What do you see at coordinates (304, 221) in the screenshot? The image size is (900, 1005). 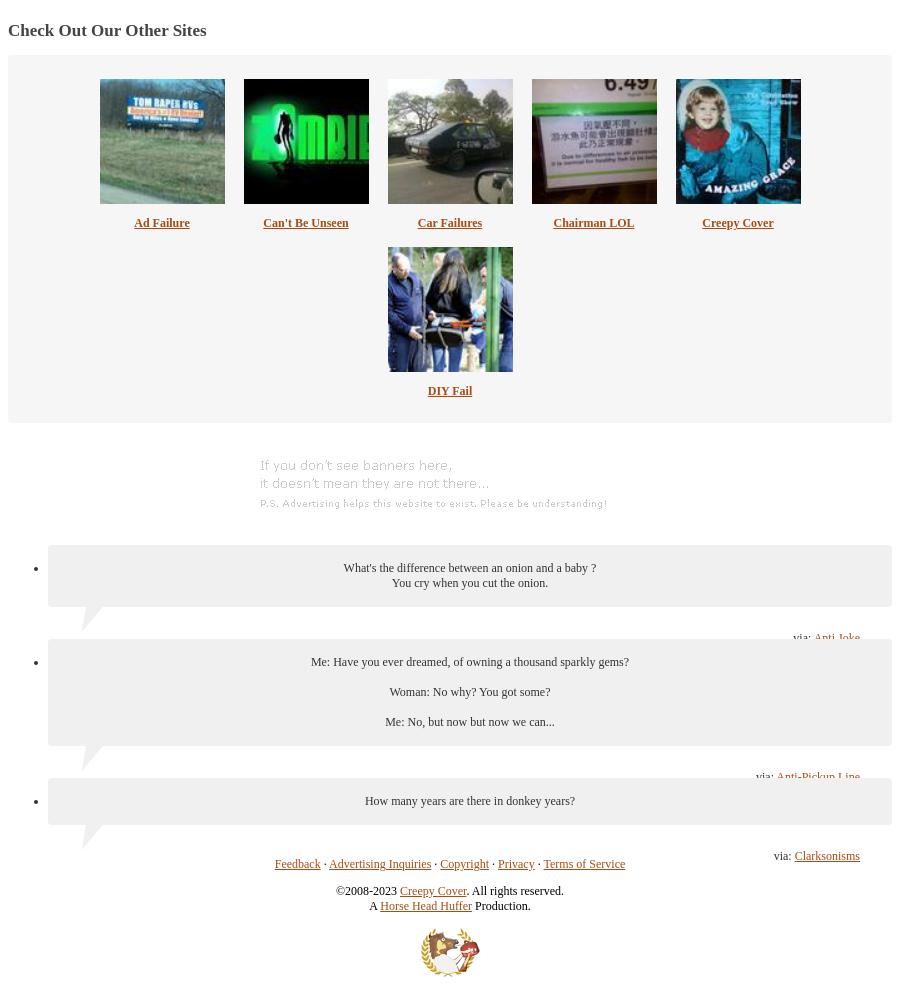 I see `'Can't Be Unseen'` at bounding box center [304, 221].